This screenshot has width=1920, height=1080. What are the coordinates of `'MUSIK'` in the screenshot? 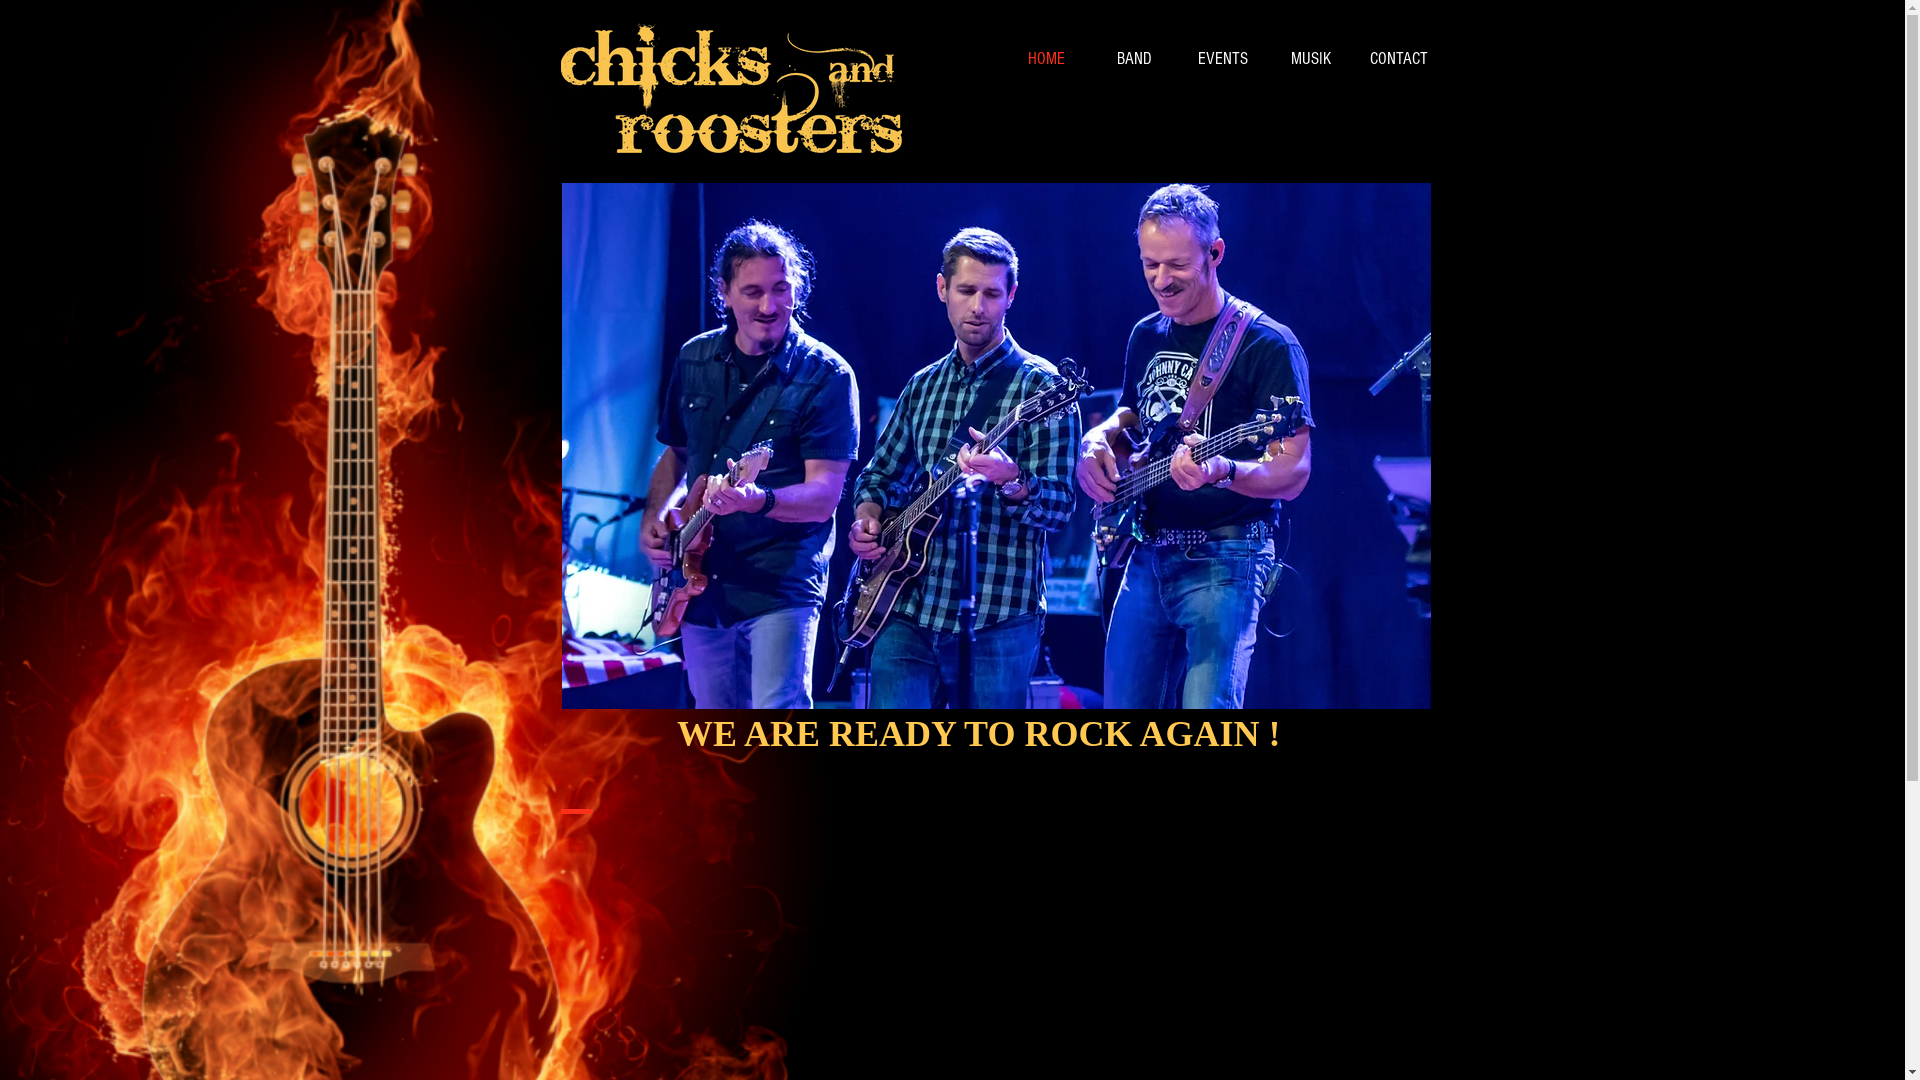 It's located at (1310, 57).